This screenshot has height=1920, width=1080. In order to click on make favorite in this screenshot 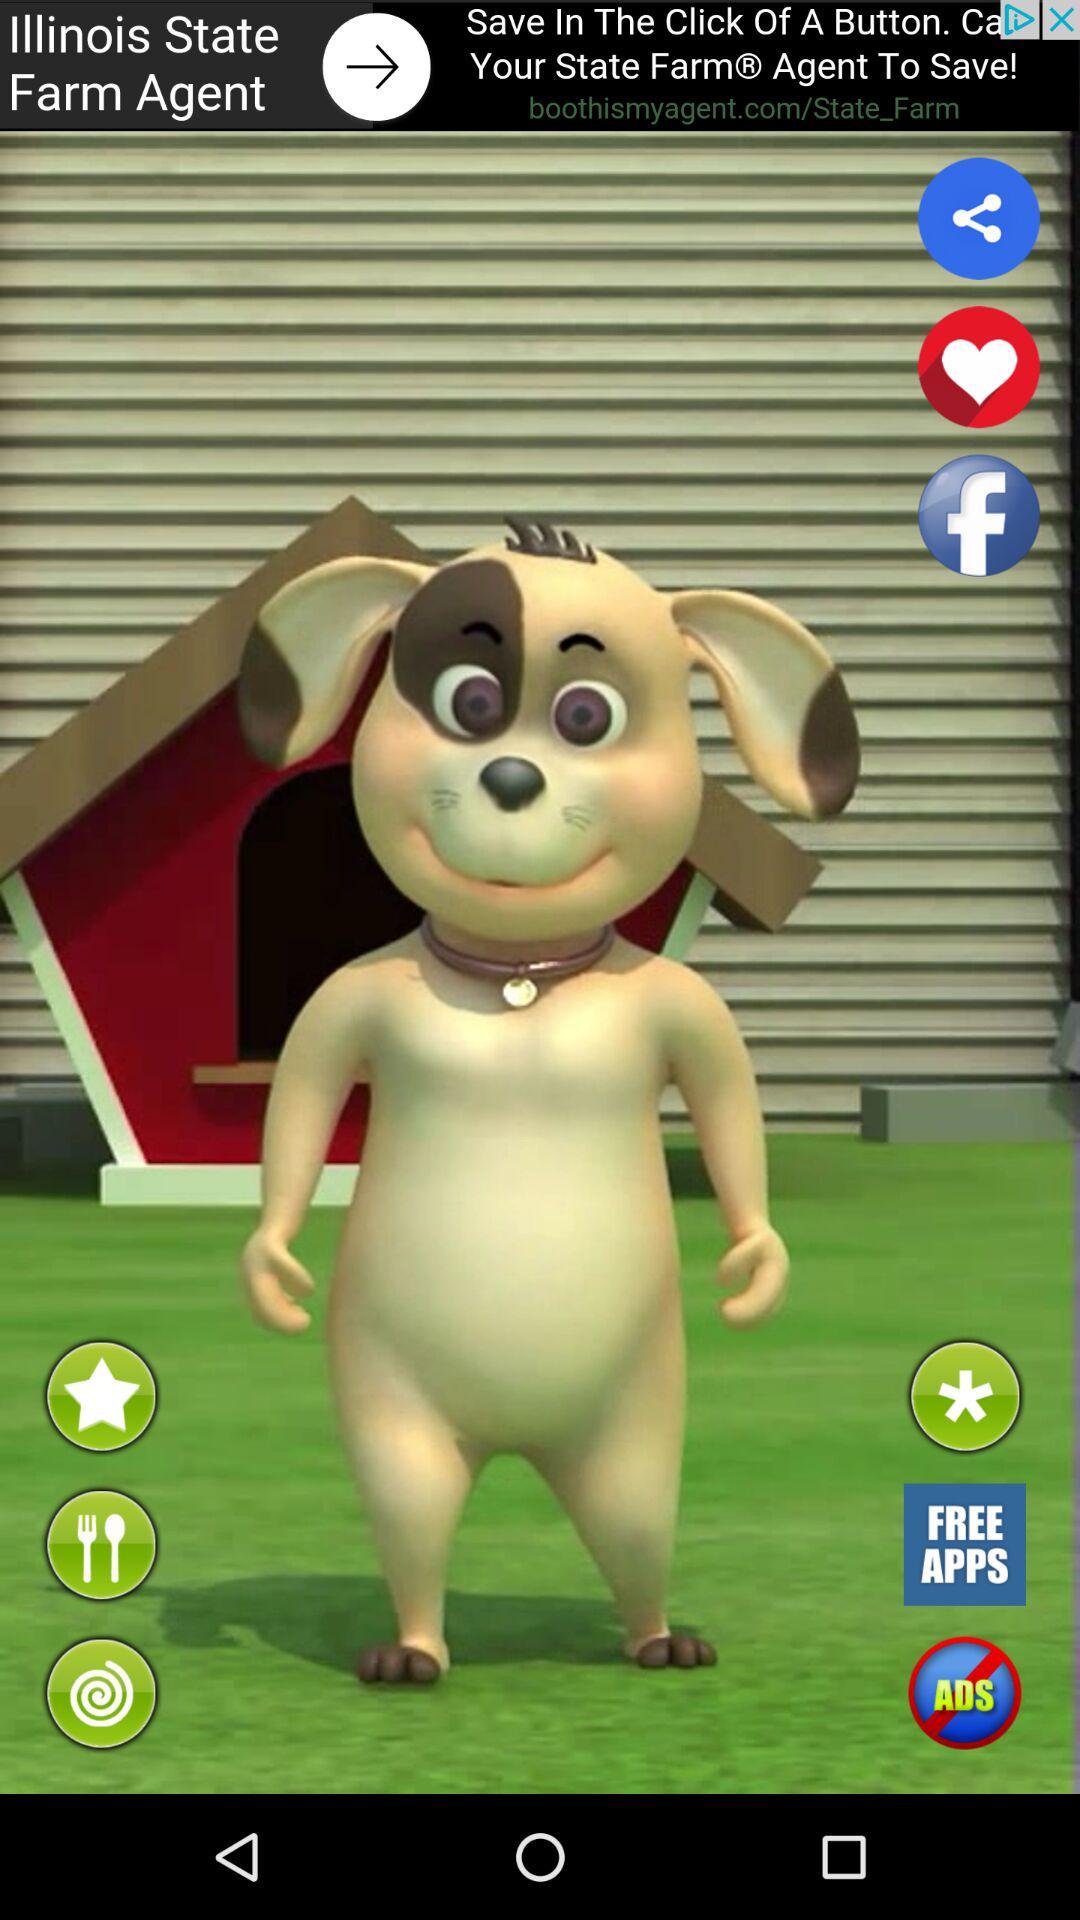, I will do `click(978, 367)`.